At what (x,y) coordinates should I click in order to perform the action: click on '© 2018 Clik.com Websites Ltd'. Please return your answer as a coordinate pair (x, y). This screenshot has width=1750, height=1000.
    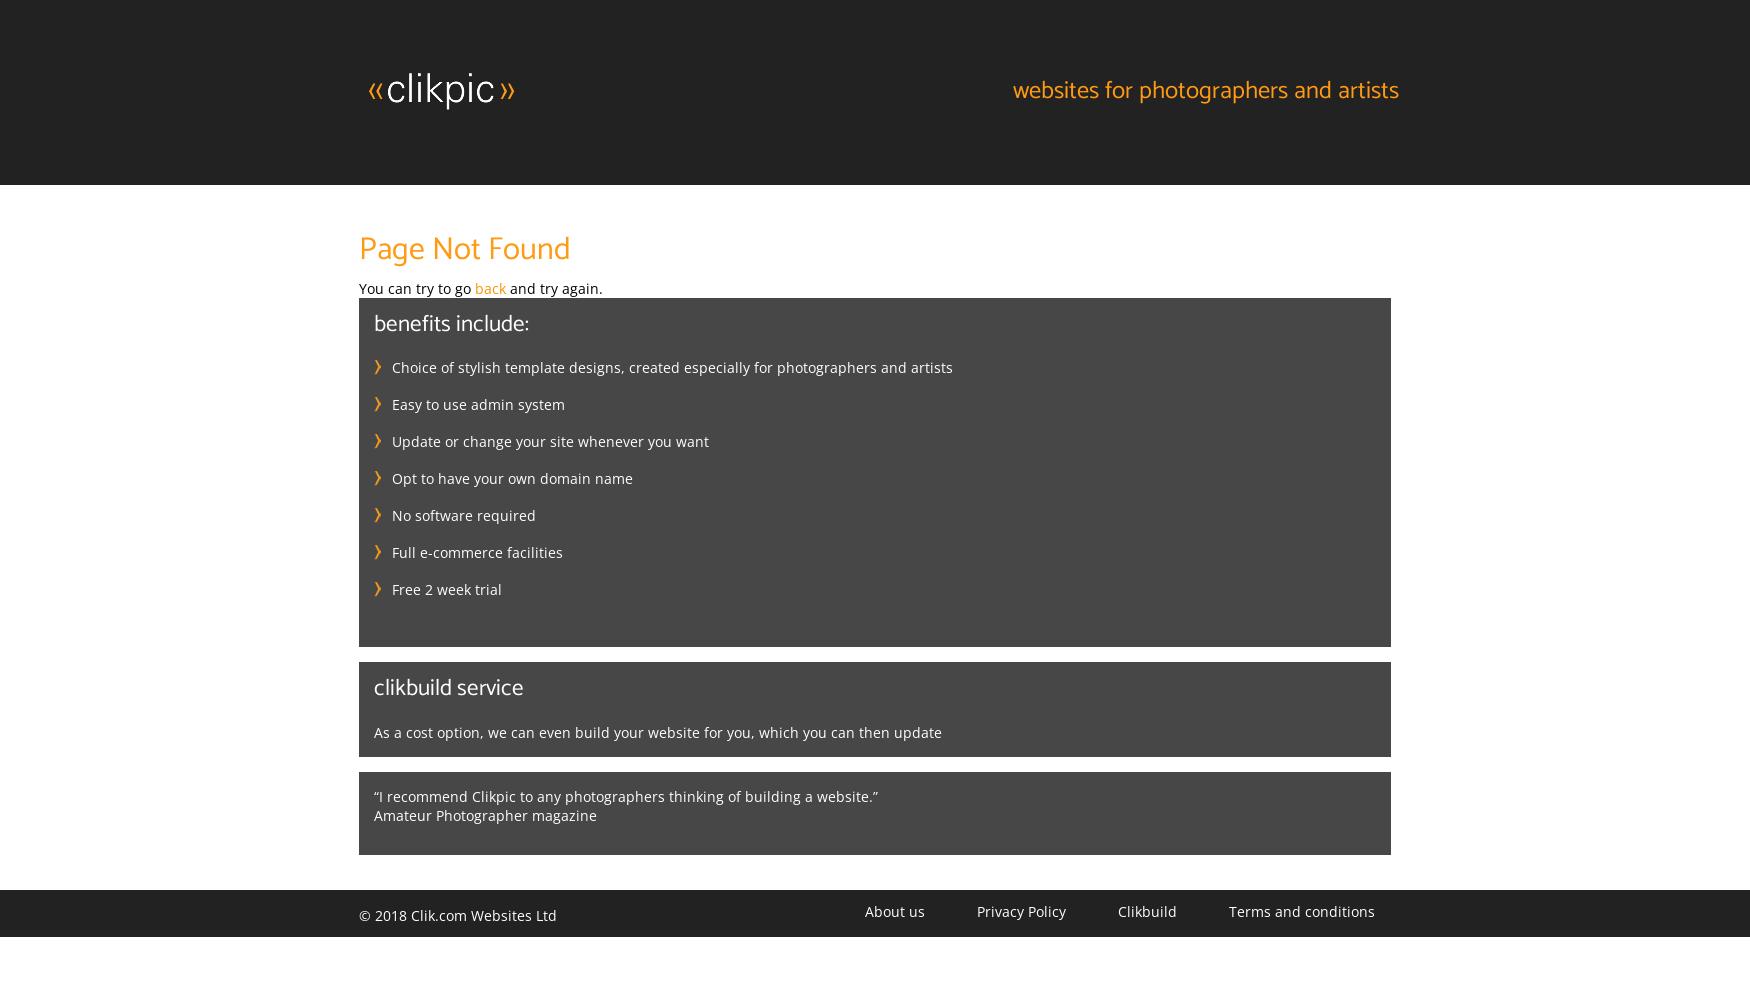
    Looking at the image, I should click on (457, 914).